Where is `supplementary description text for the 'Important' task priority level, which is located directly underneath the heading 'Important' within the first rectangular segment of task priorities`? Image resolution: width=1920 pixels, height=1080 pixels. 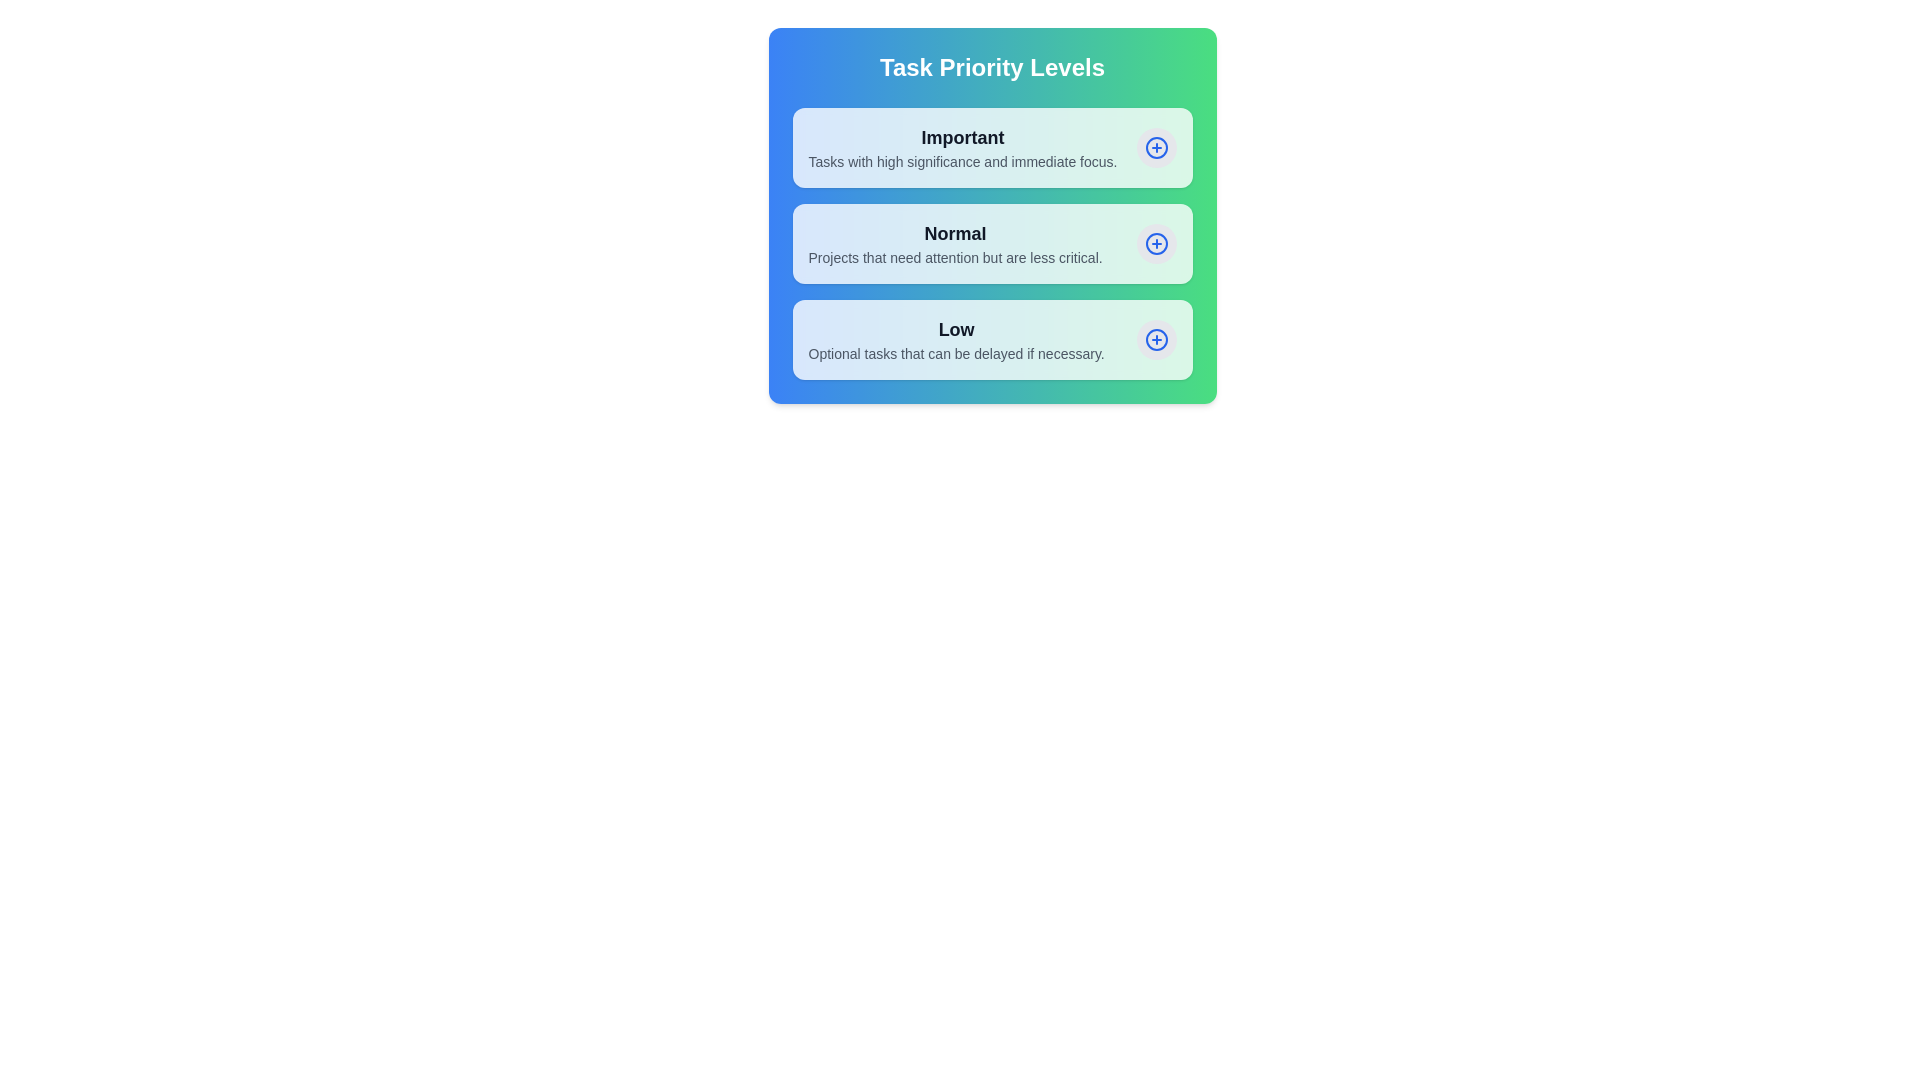
supplementary description text for the 'Important' task priority level, which is located directly underneath the heading 'Important' within the first rectangular segment of task priorities is located at coordinates (962, 161).